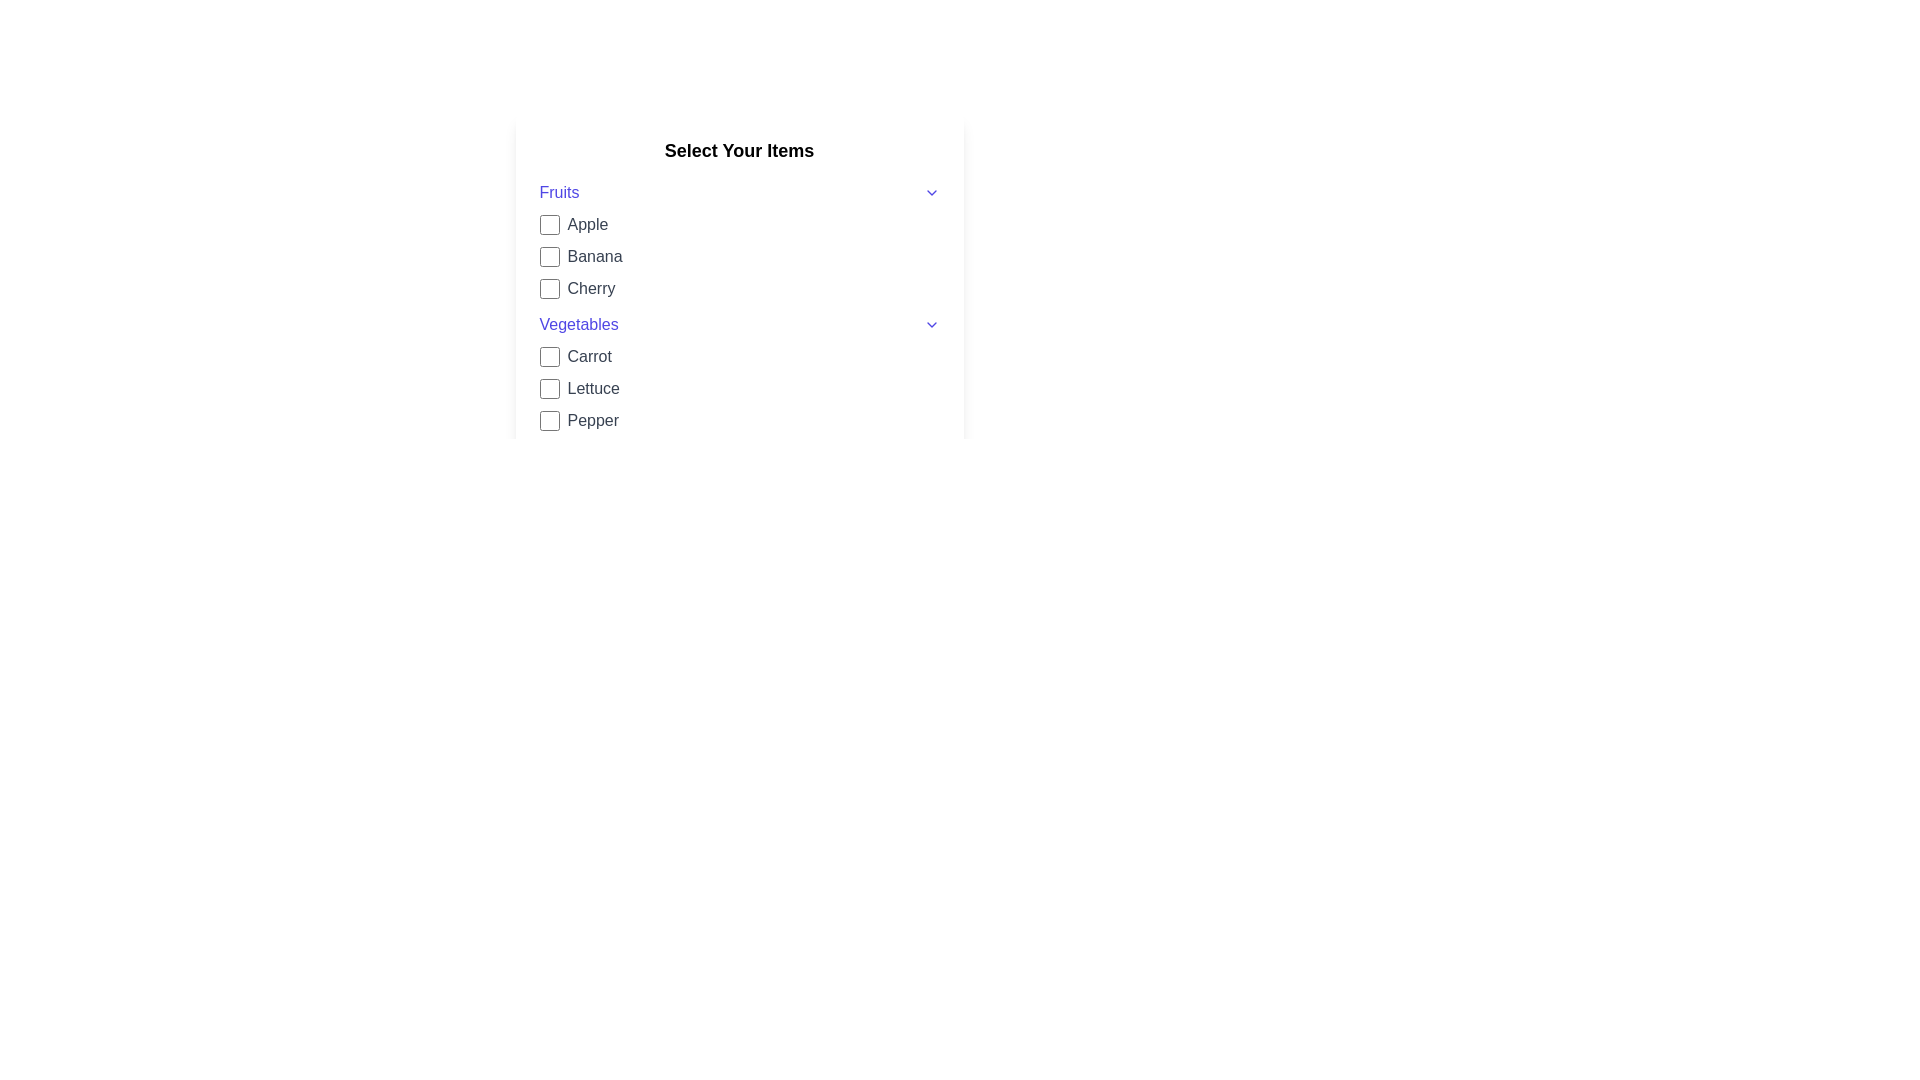 This screenshot has height=1080, width=1920. Describe the element at coordinates (738, 289) in the screenshot. I see `the checkbox for selecting or deselecting the 'Cherry' item in the 'Fruits' section via keyboard navigation` at that location.